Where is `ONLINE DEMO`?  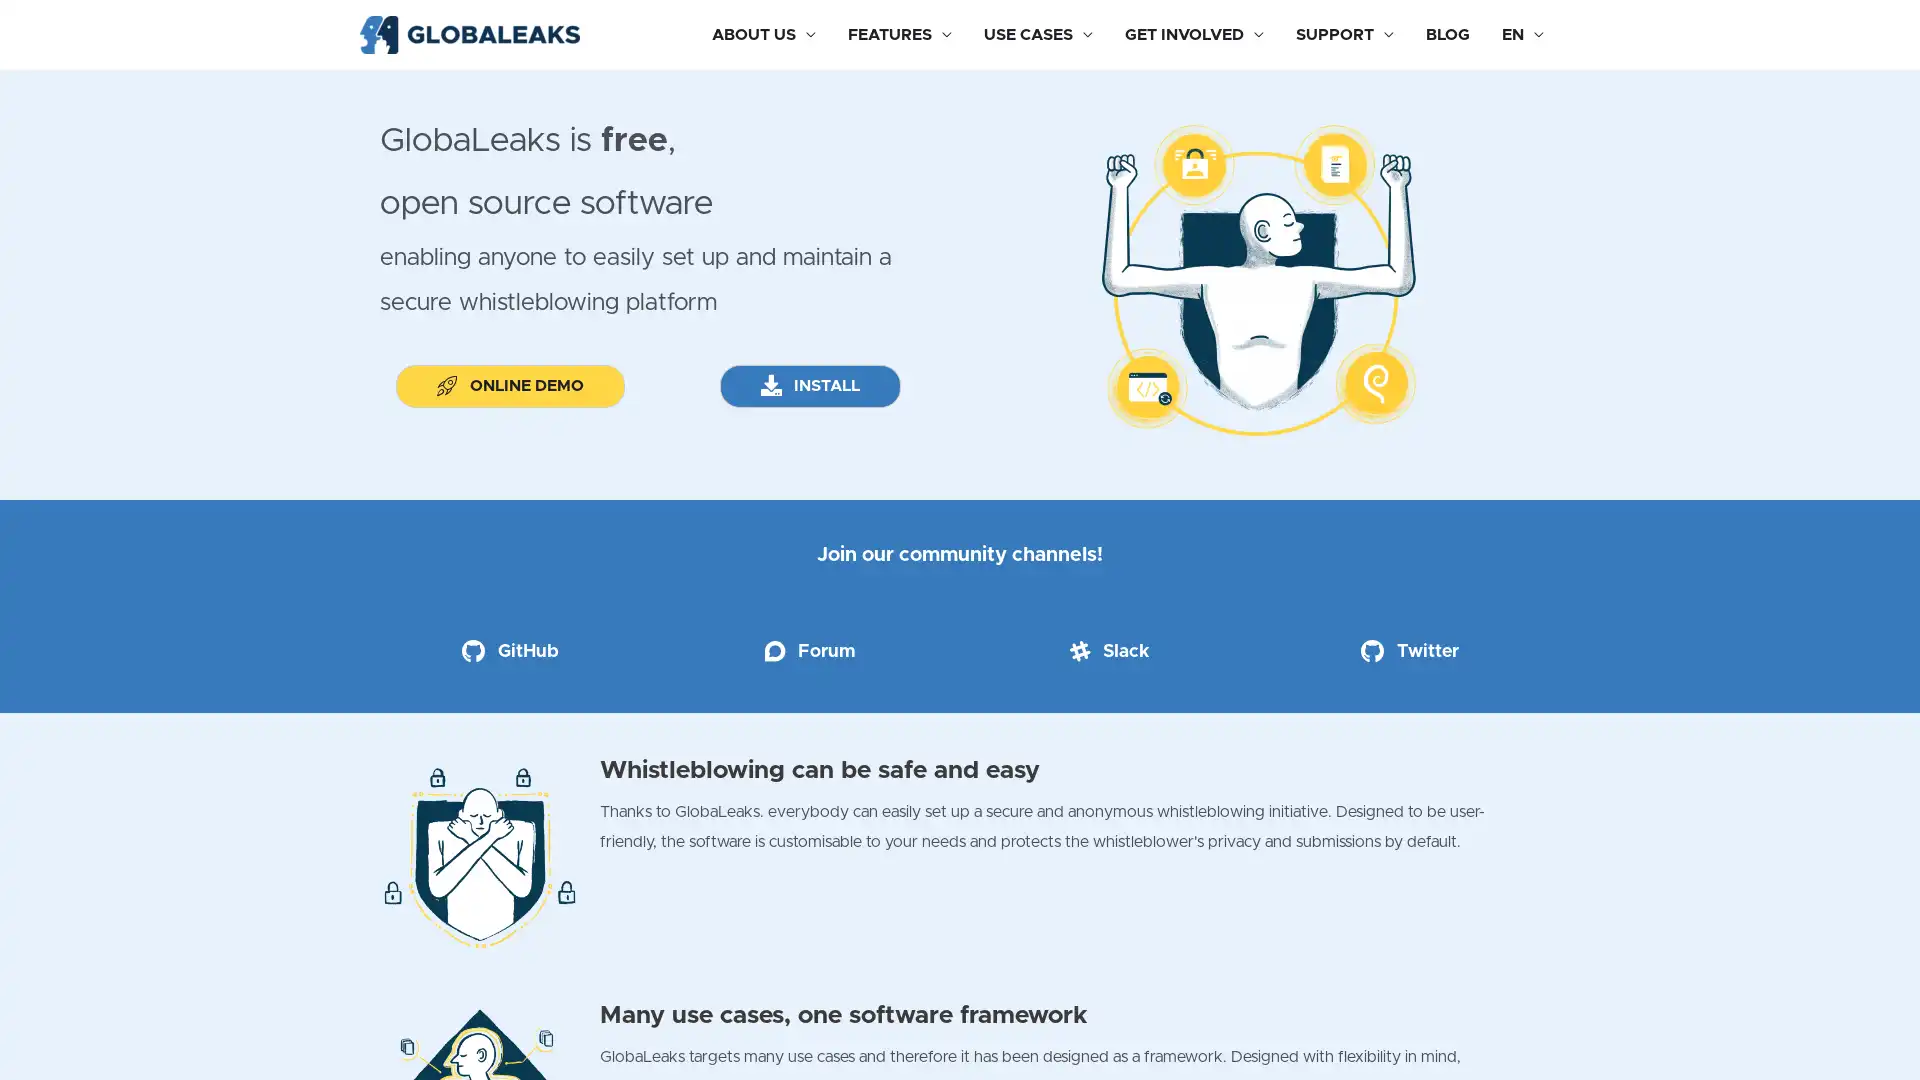
ONLINE DEMO is located at coordinates (509, 386).